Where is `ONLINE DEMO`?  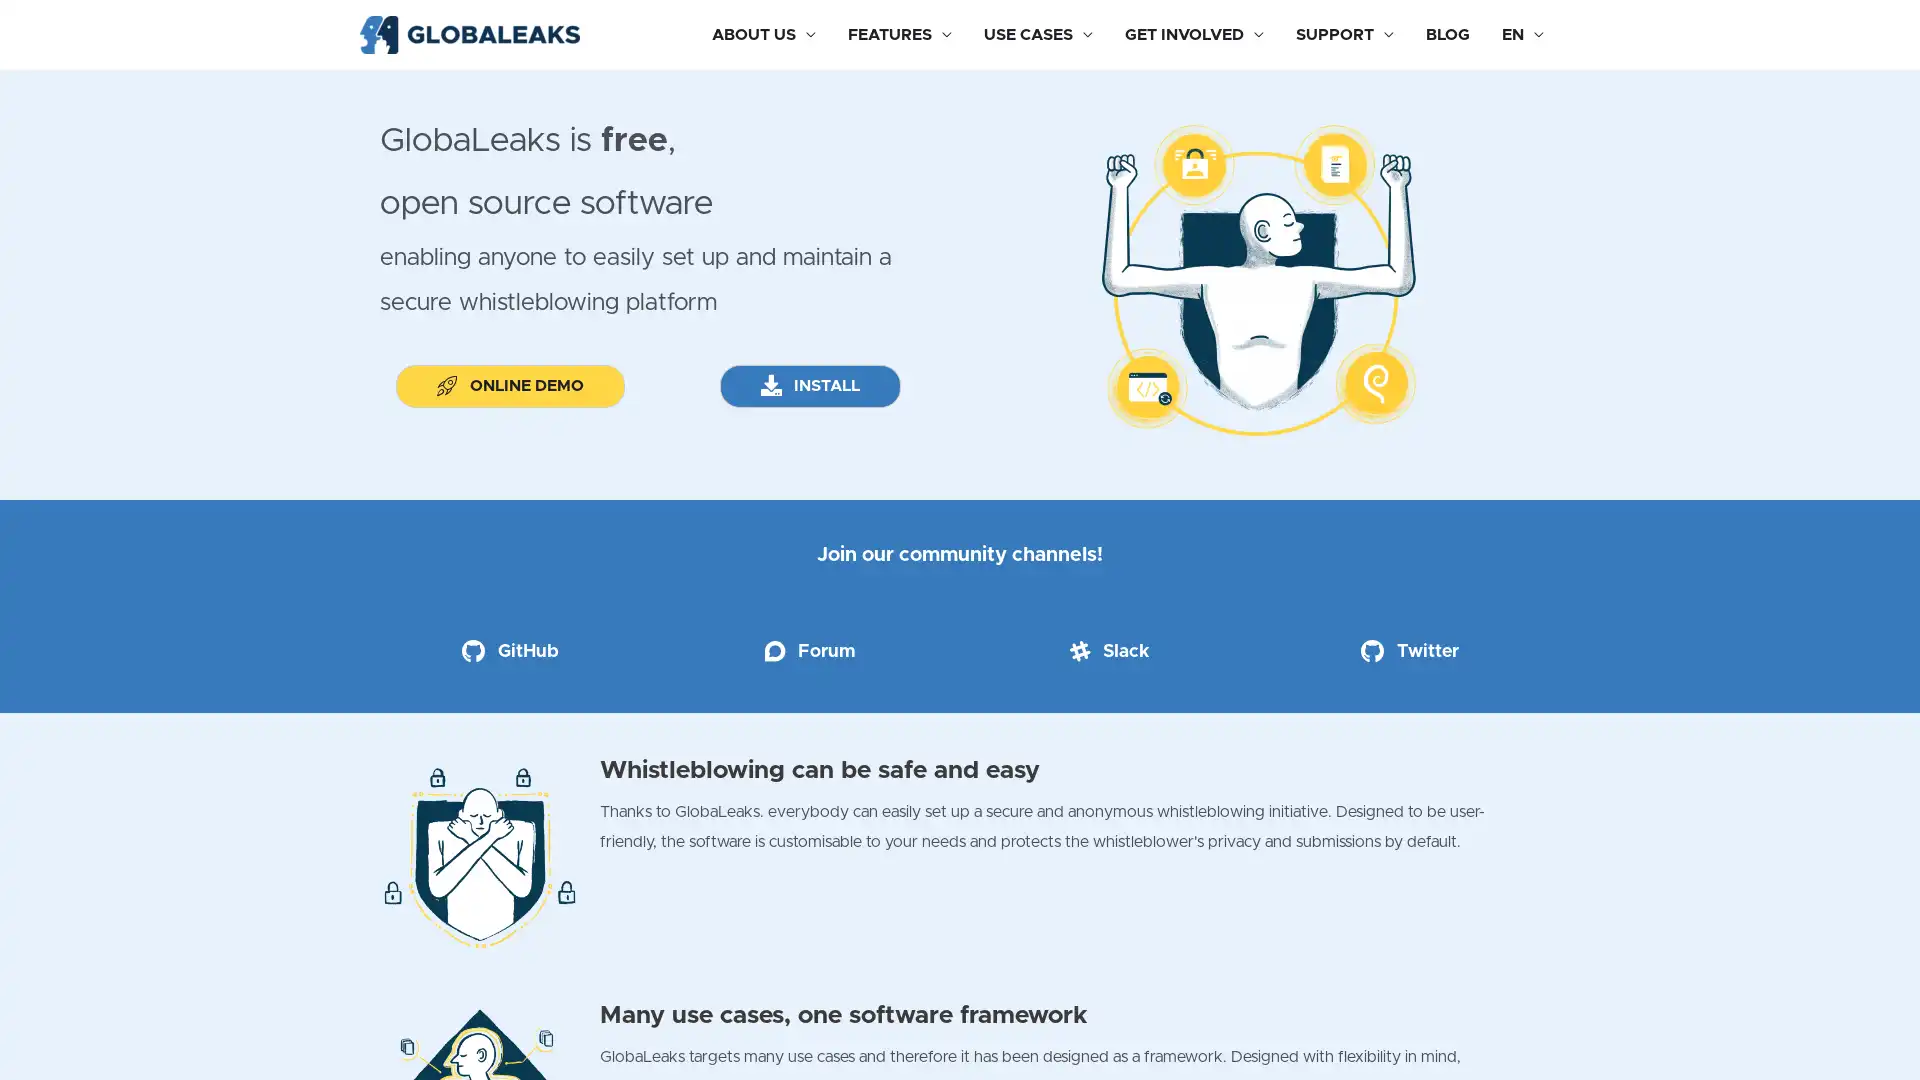
ONLINE DEMO is located at coordinates (509, 386).